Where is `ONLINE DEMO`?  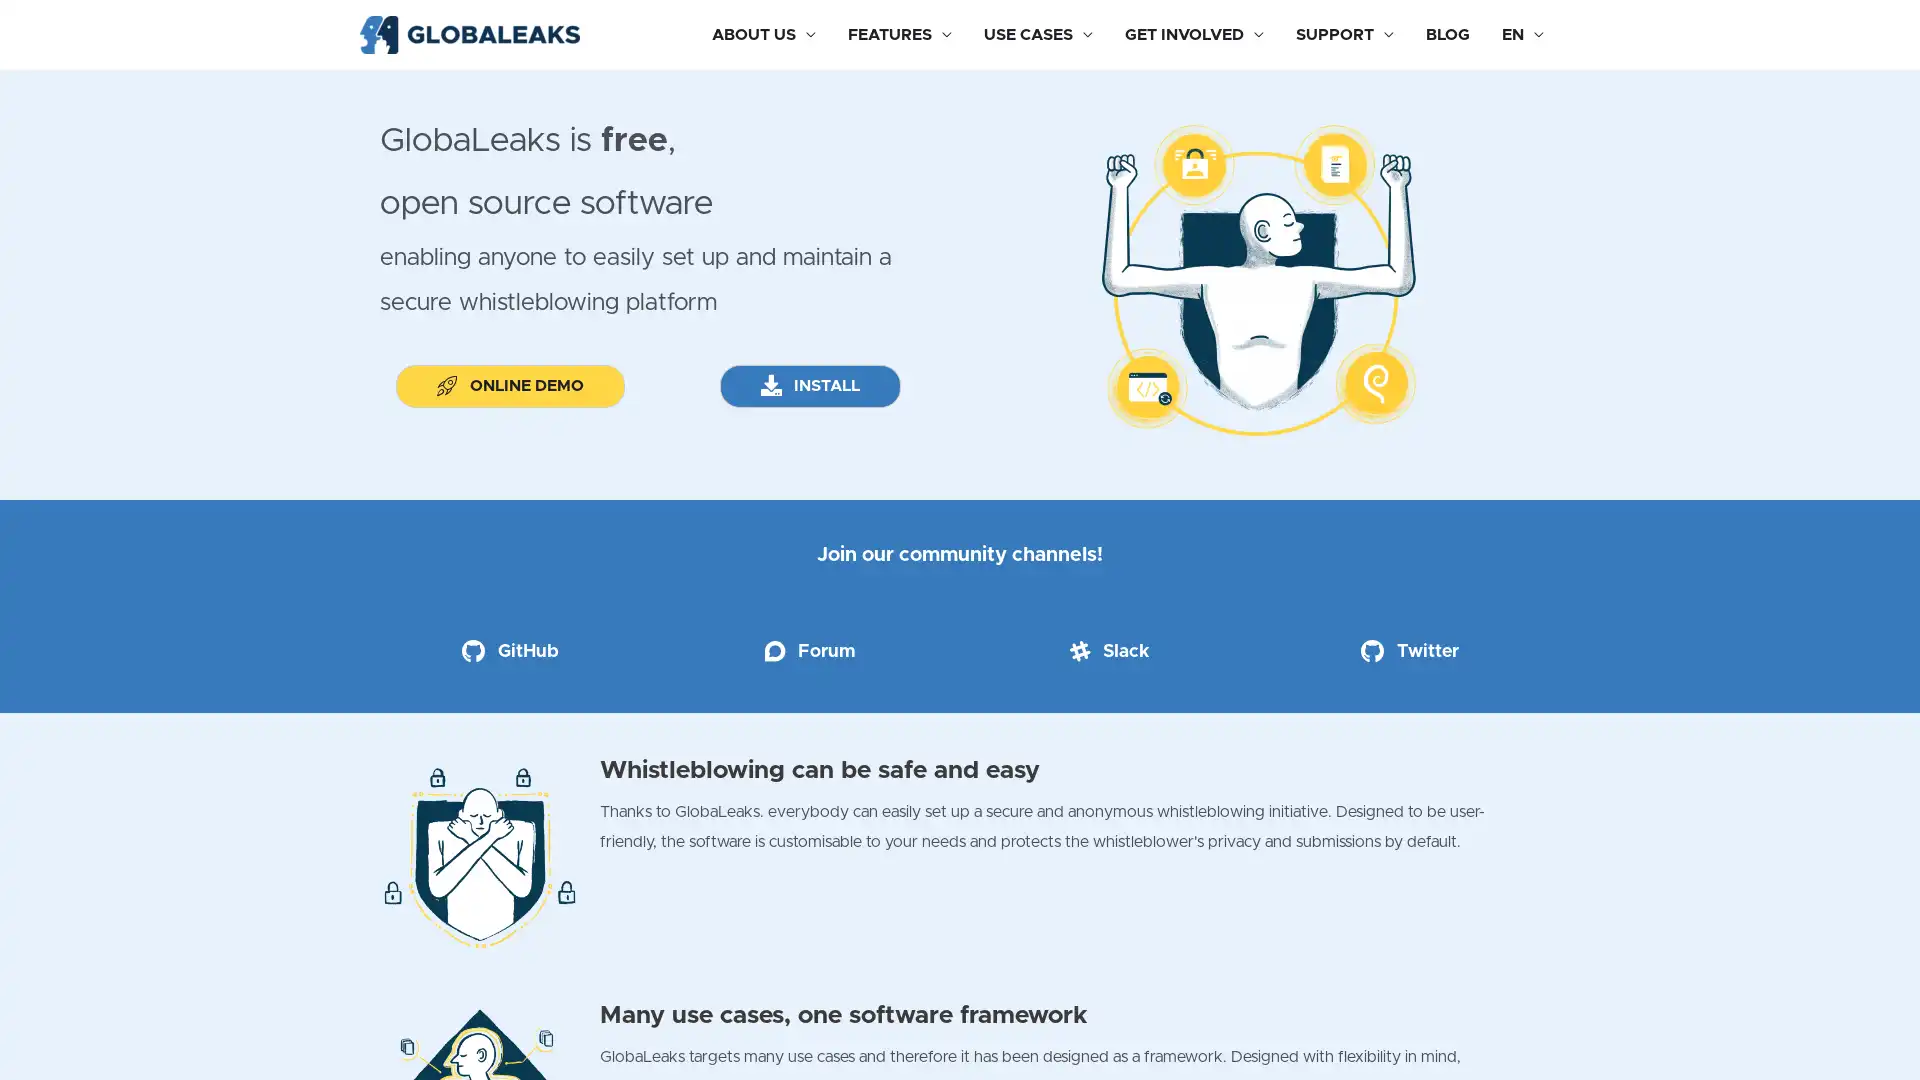
ONLINE DEMO is located at coordinates (509, 386).